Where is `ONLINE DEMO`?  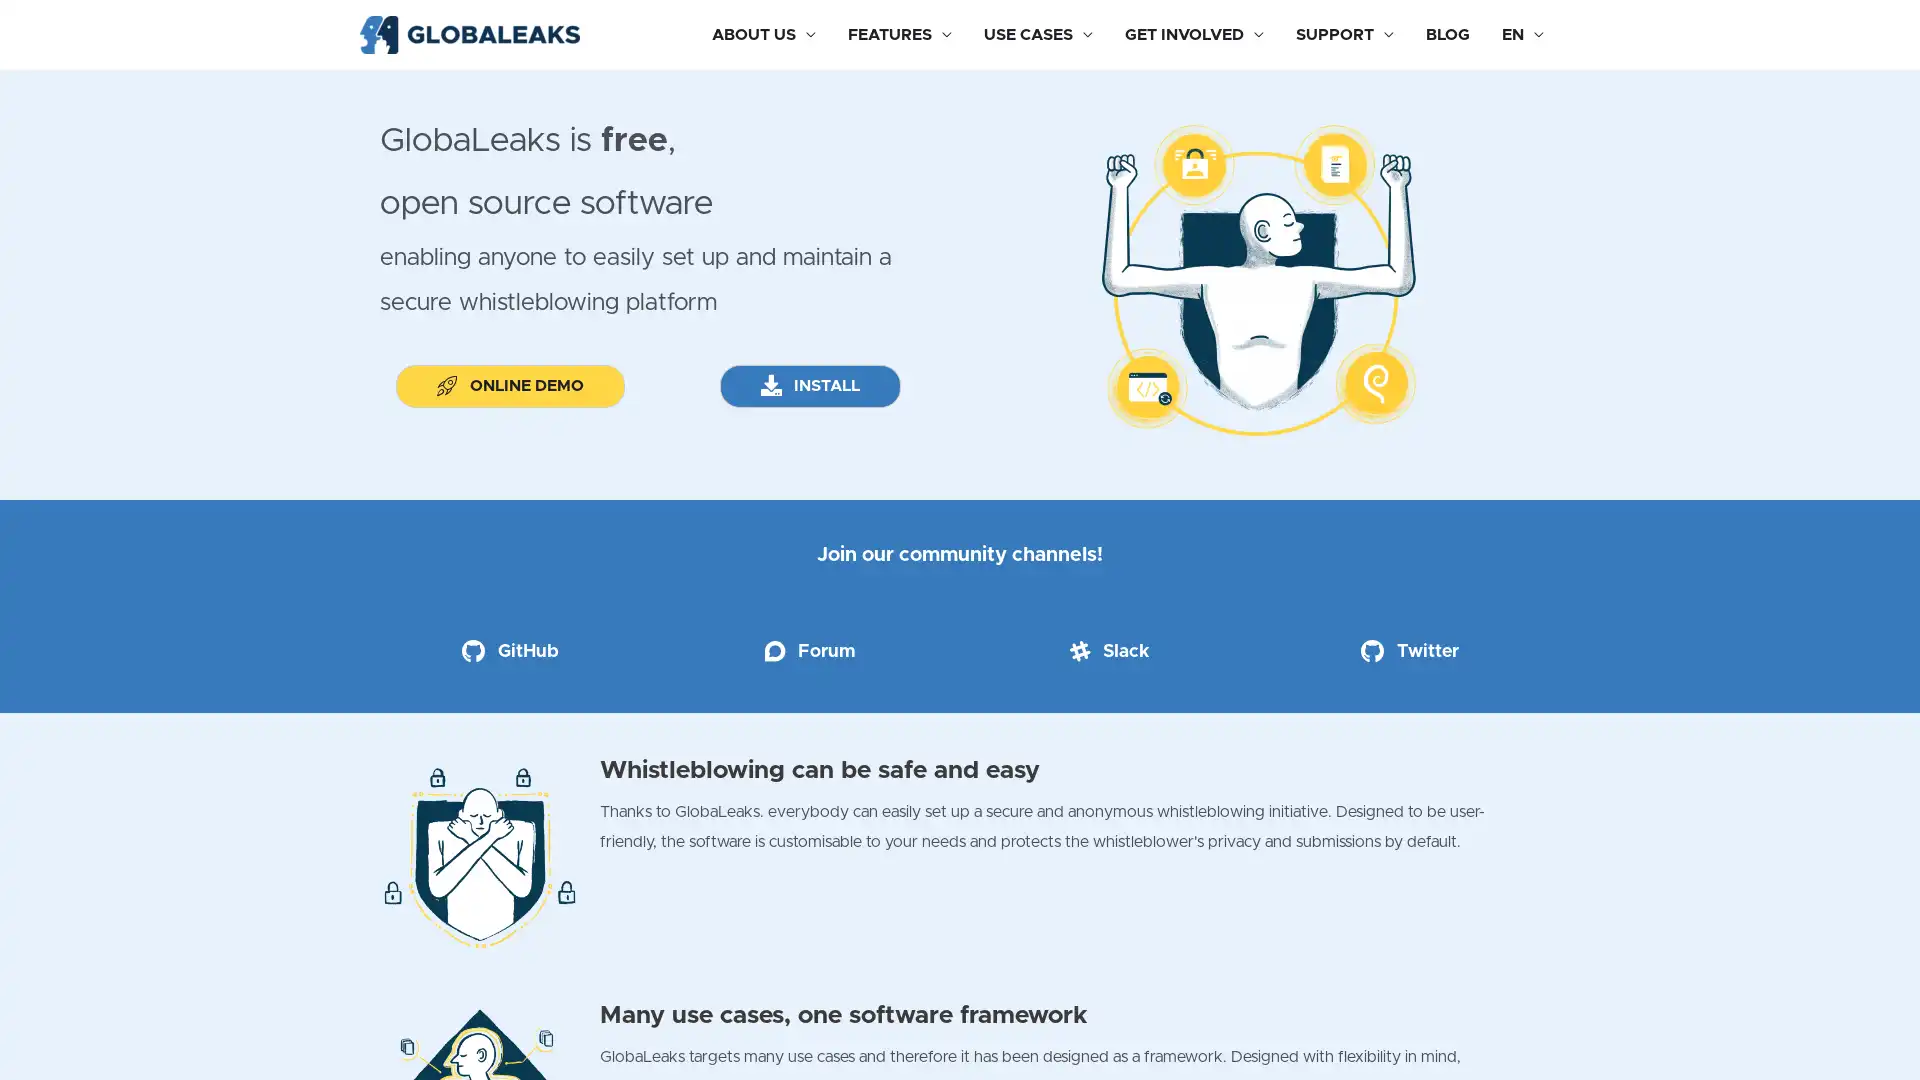
ONLINE DEMO is located at coordinates (509, 386).